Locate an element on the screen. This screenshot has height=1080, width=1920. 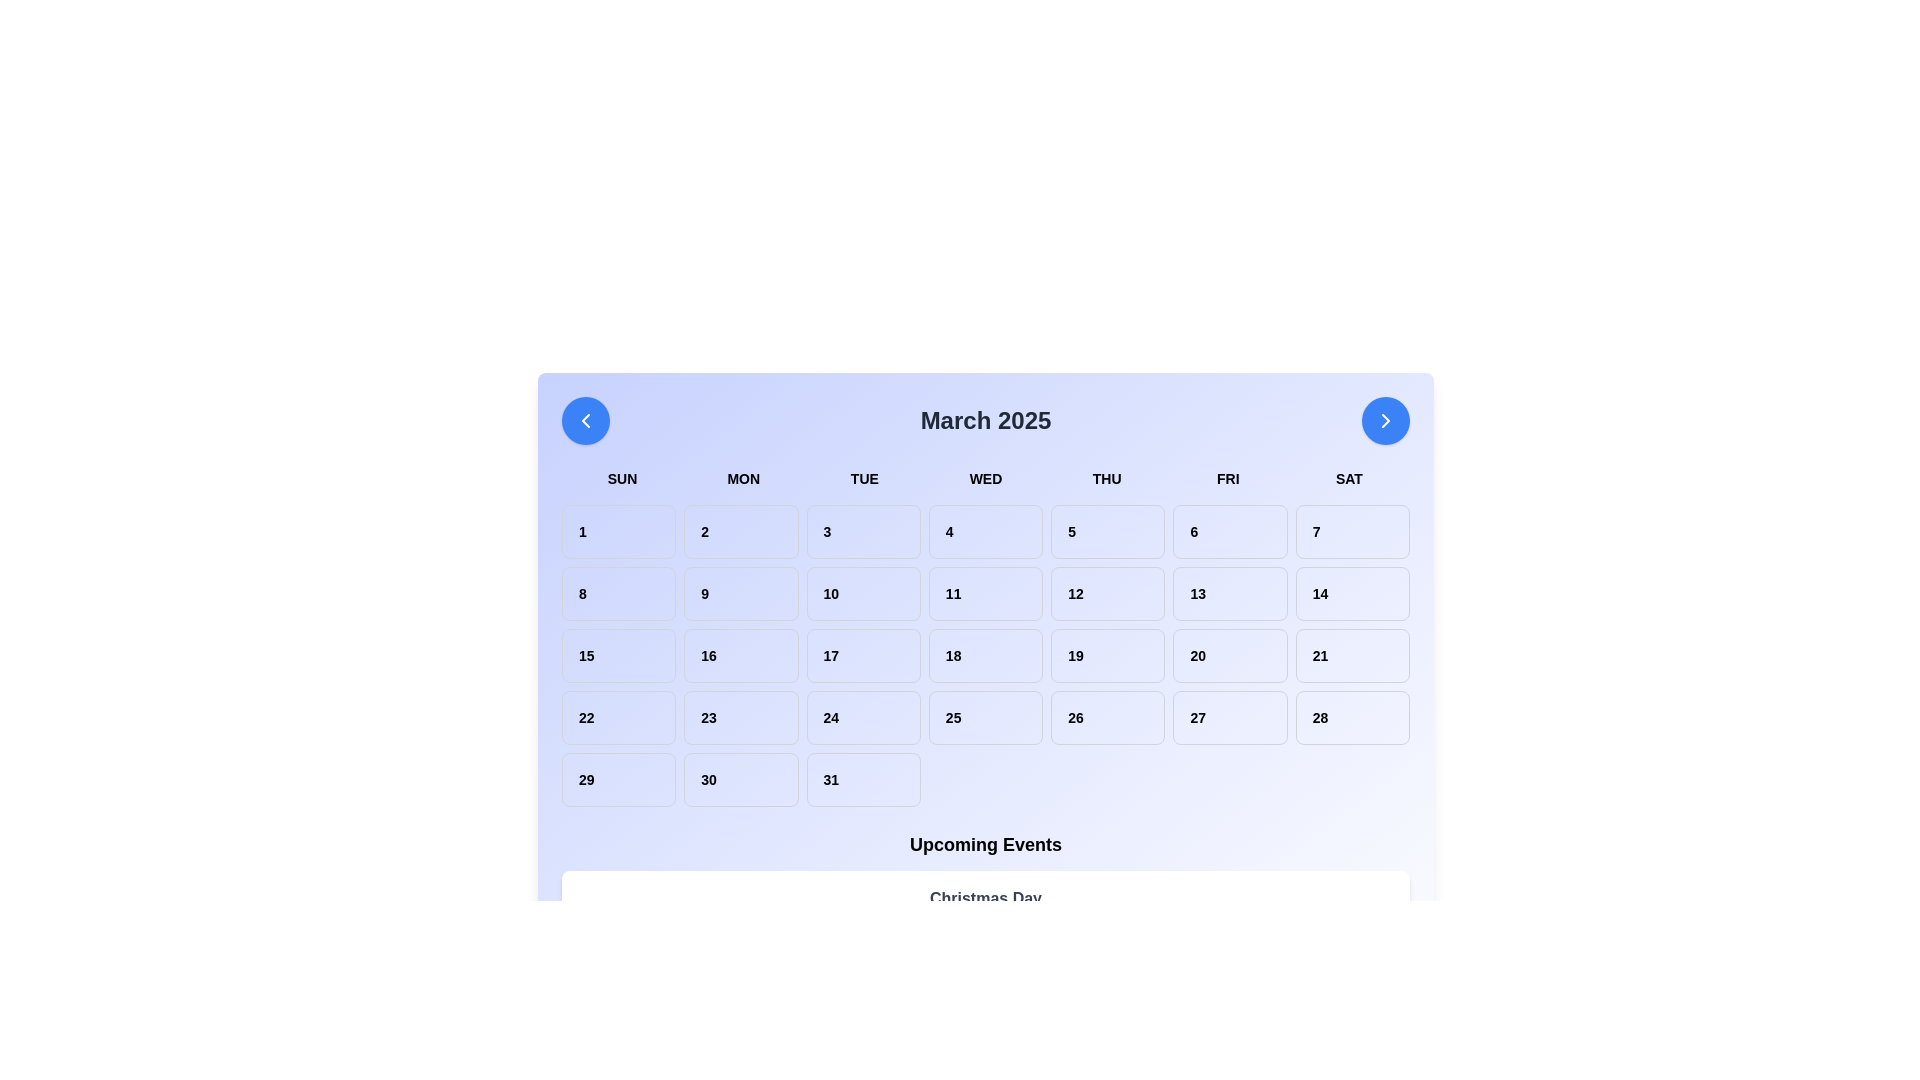
the calendar cell displaying the number '30' in the bottom row, second column of the March 2025 calendar is located at coordinates (740, 778).